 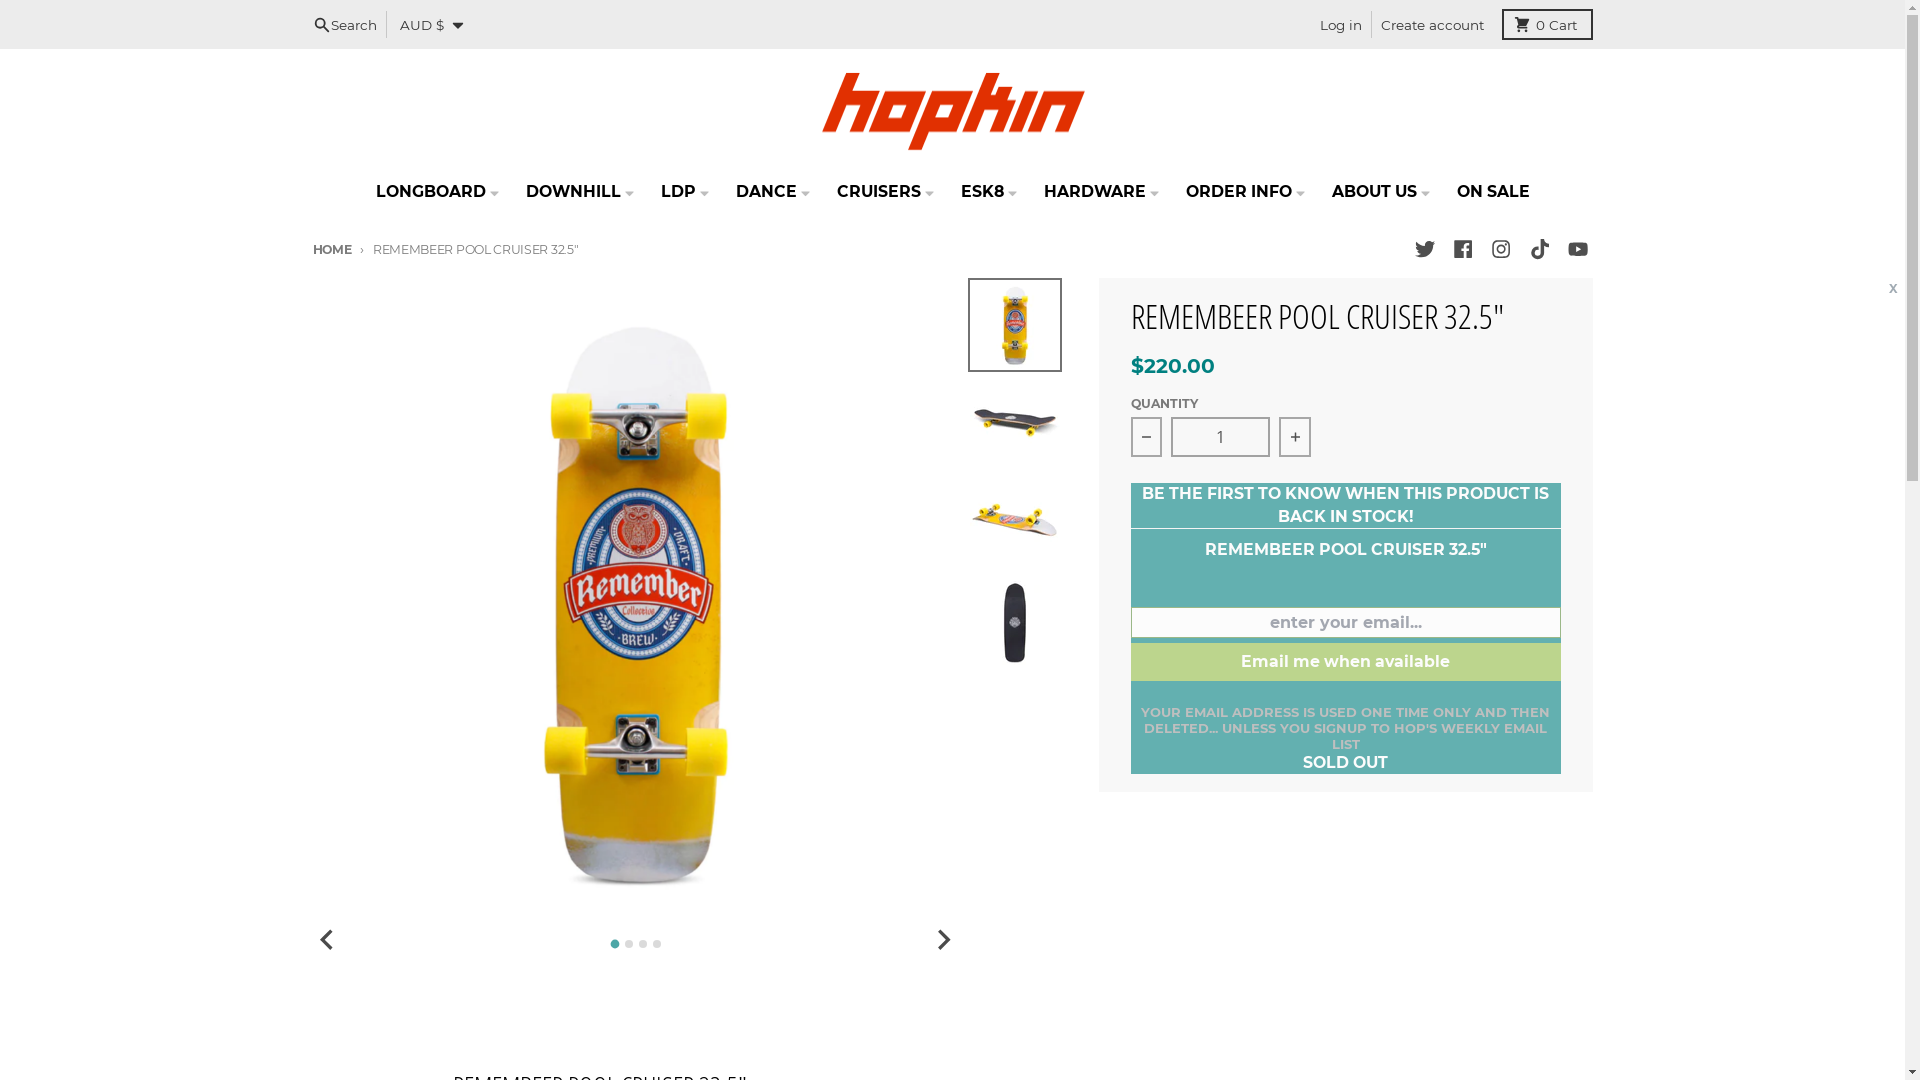 What do you see at coordinates (1524, 248) in the screenshot?
I see `'TikTok - Hopkin Skate'` at bounding box center [1524, 248].